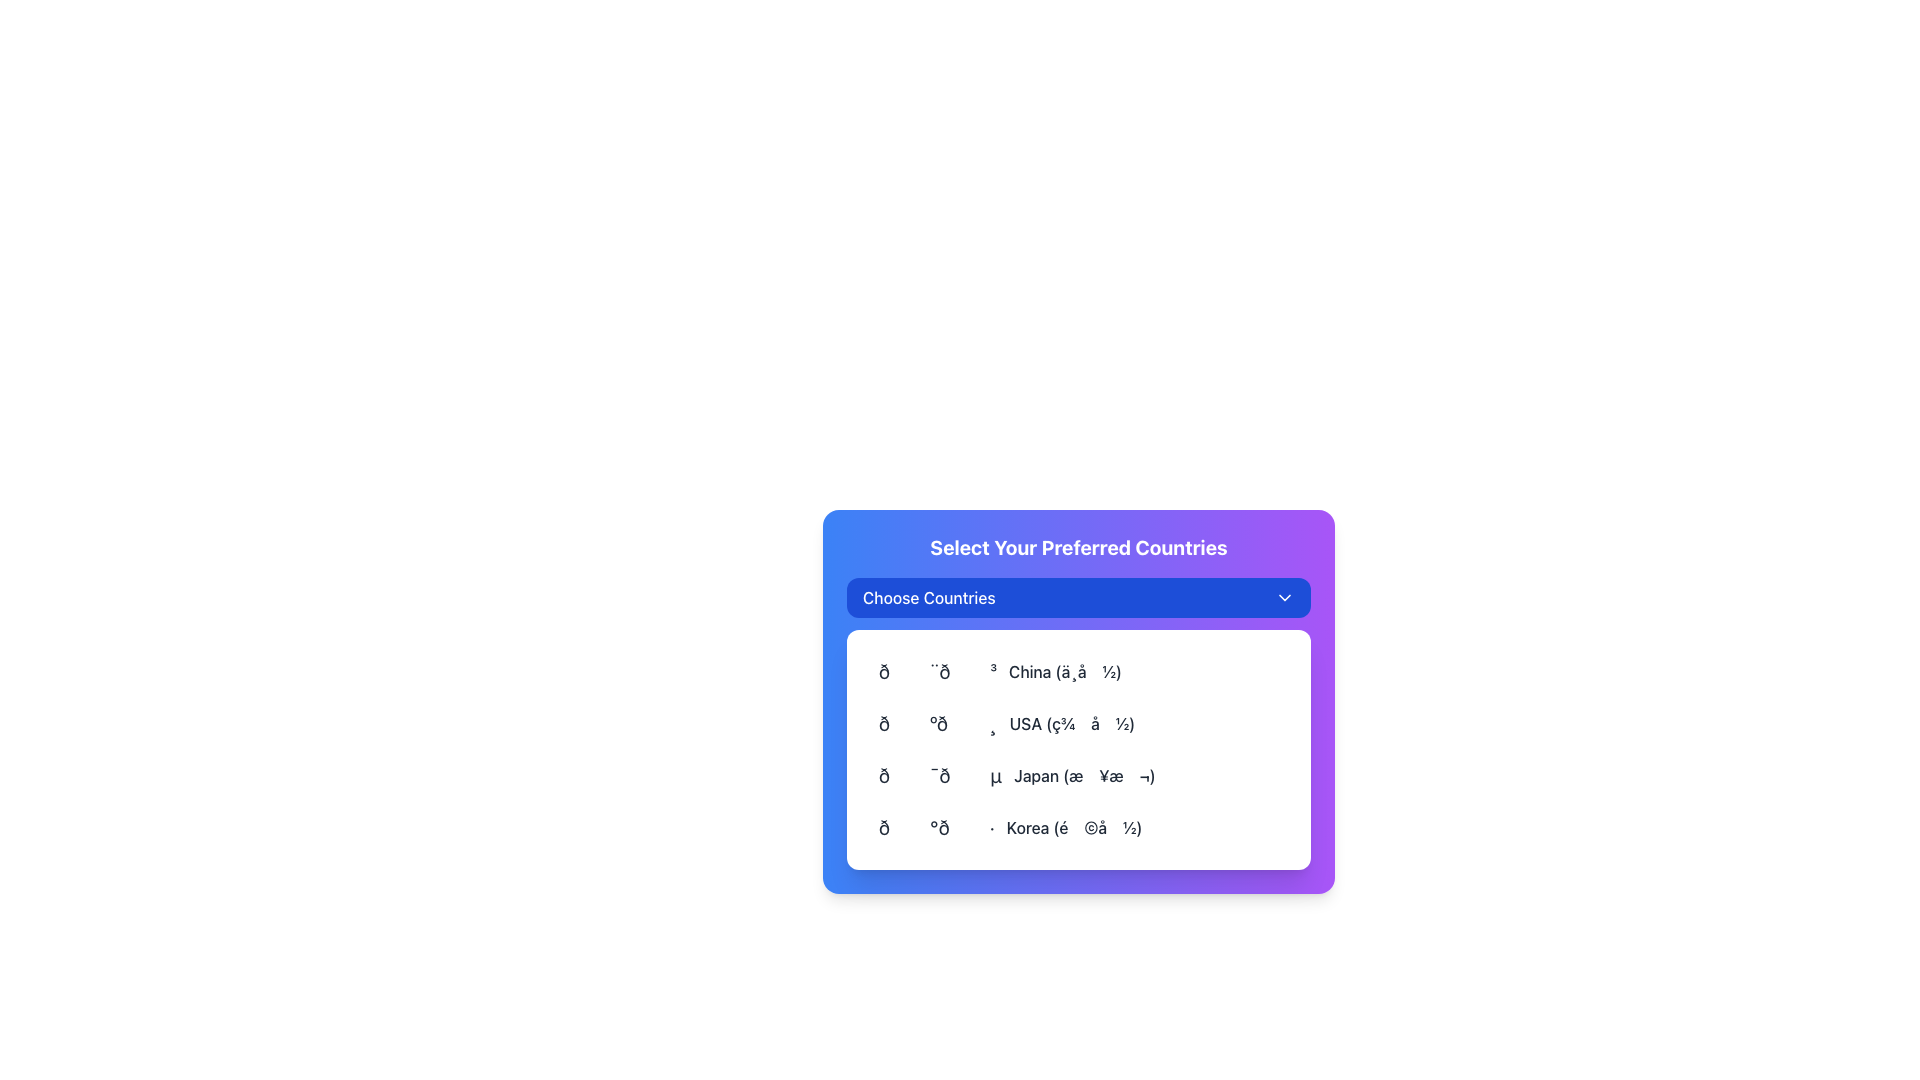  I want to click on the chevron icon located to the far right of the 'Choose Countries' label, so click(1285, 596).